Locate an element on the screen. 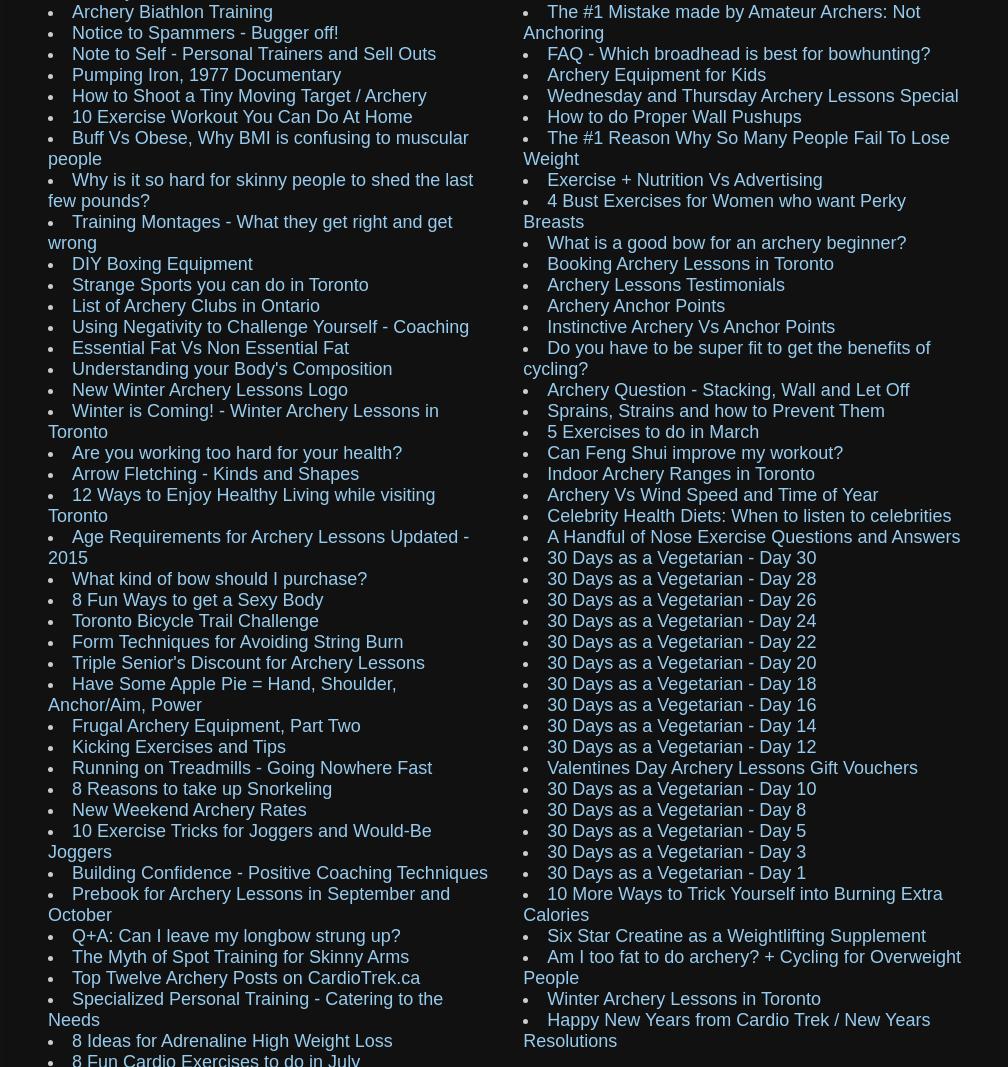 The width and height of the screenshot is (1008, 1067). '30 Days as a Vegetarian - Day 10' is located at coordinates (547, 786).